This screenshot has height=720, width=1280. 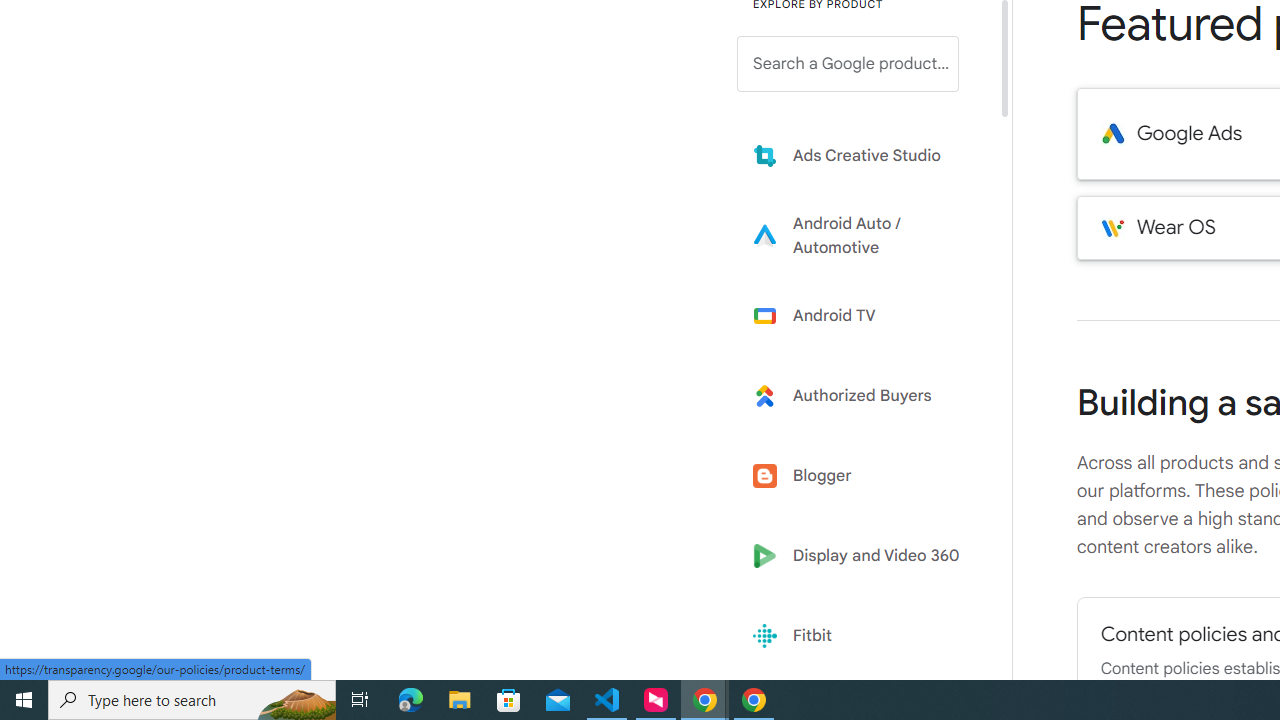 I want to click on 'Learn more about Authorized Buyers', so click(x=862, y=396).